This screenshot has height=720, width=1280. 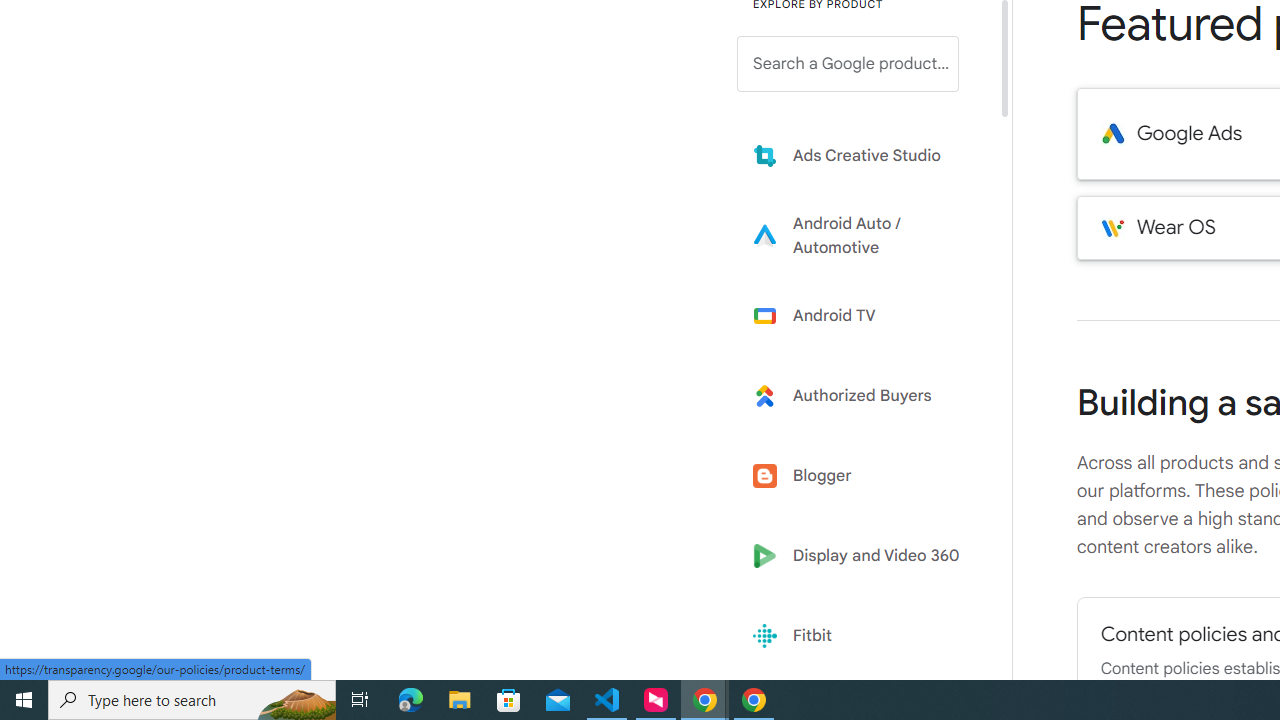 I want to click on 'Learn more about Authorized Buyers', so click(x=862, y=396).